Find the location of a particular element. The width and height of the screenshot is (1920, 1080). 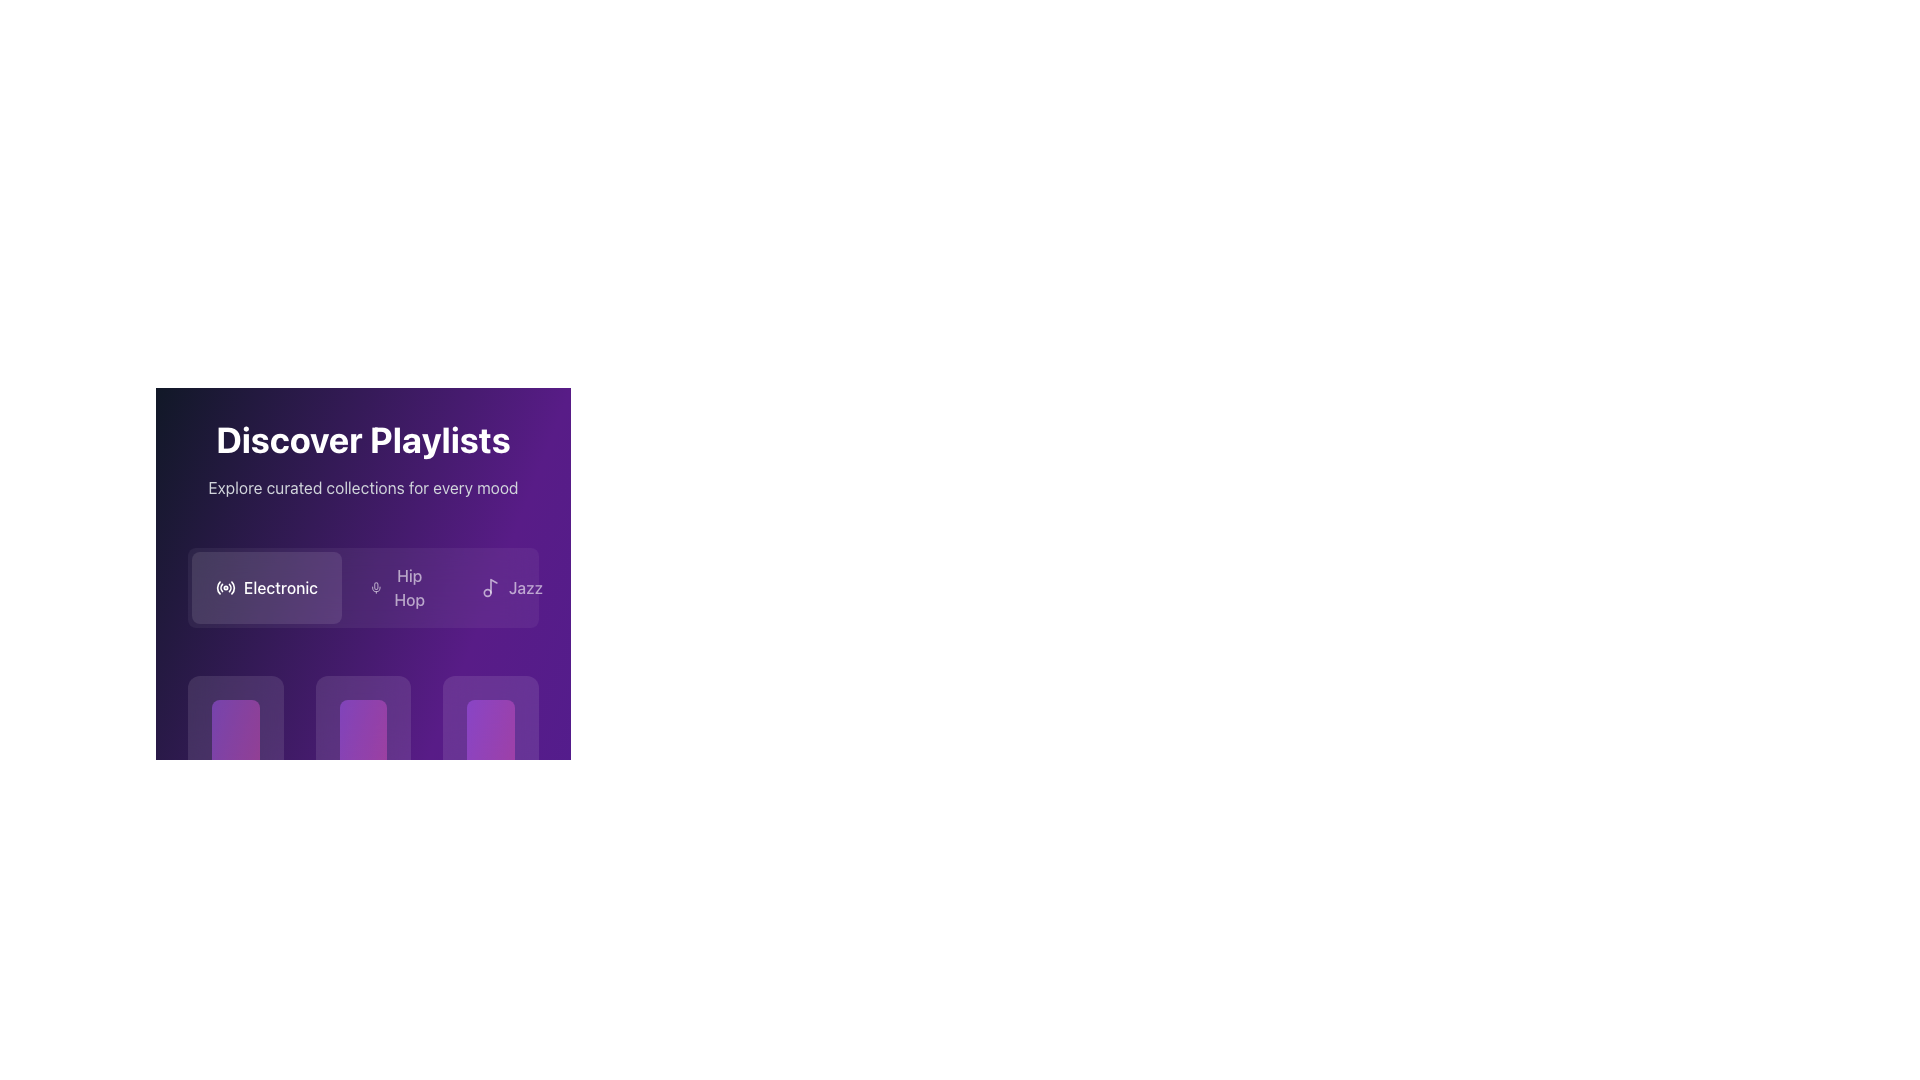

the 'Hip Hop' text label is located at coordinates (408, 586).